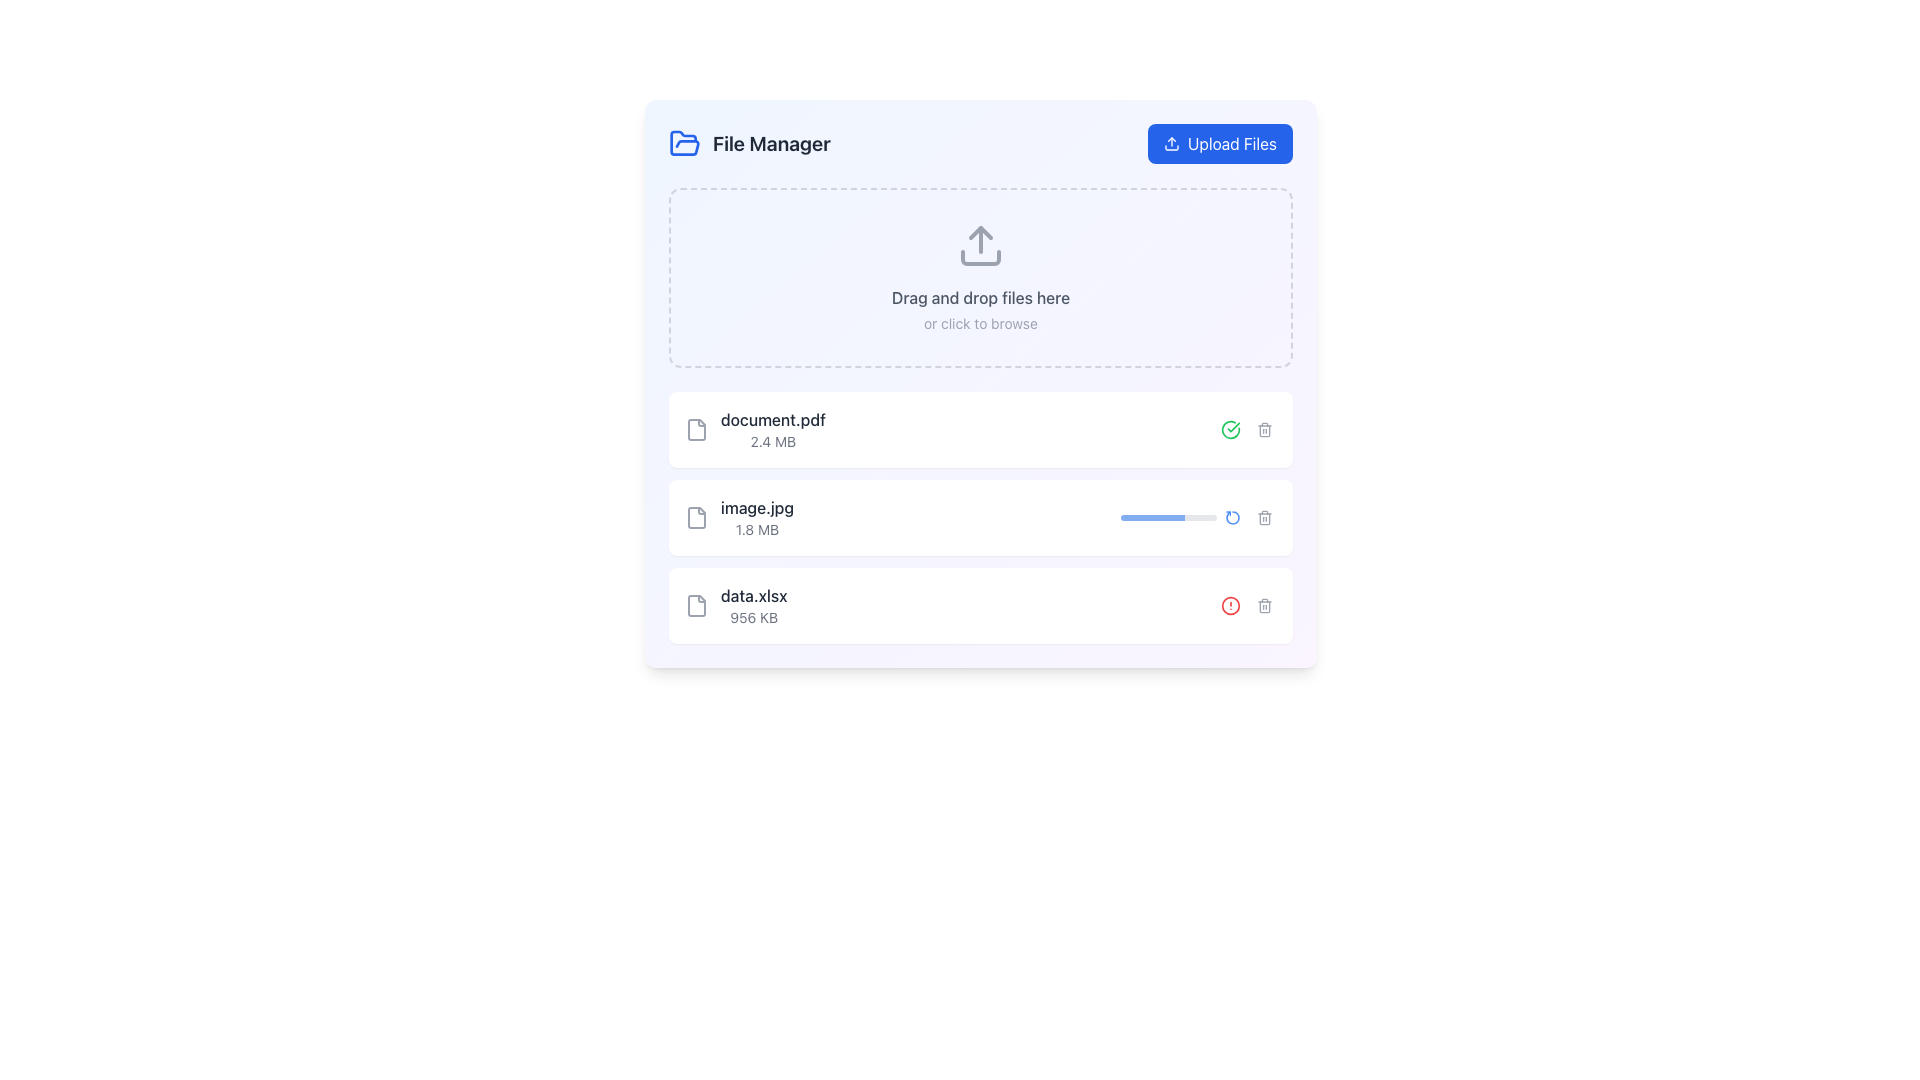  Describe the element at coordinates (685, 142) in the screenshot. I see `the folder icon with a blue outline located in the top-left corner of the File Manager interface, next to the 'File Manager' label` at that location.